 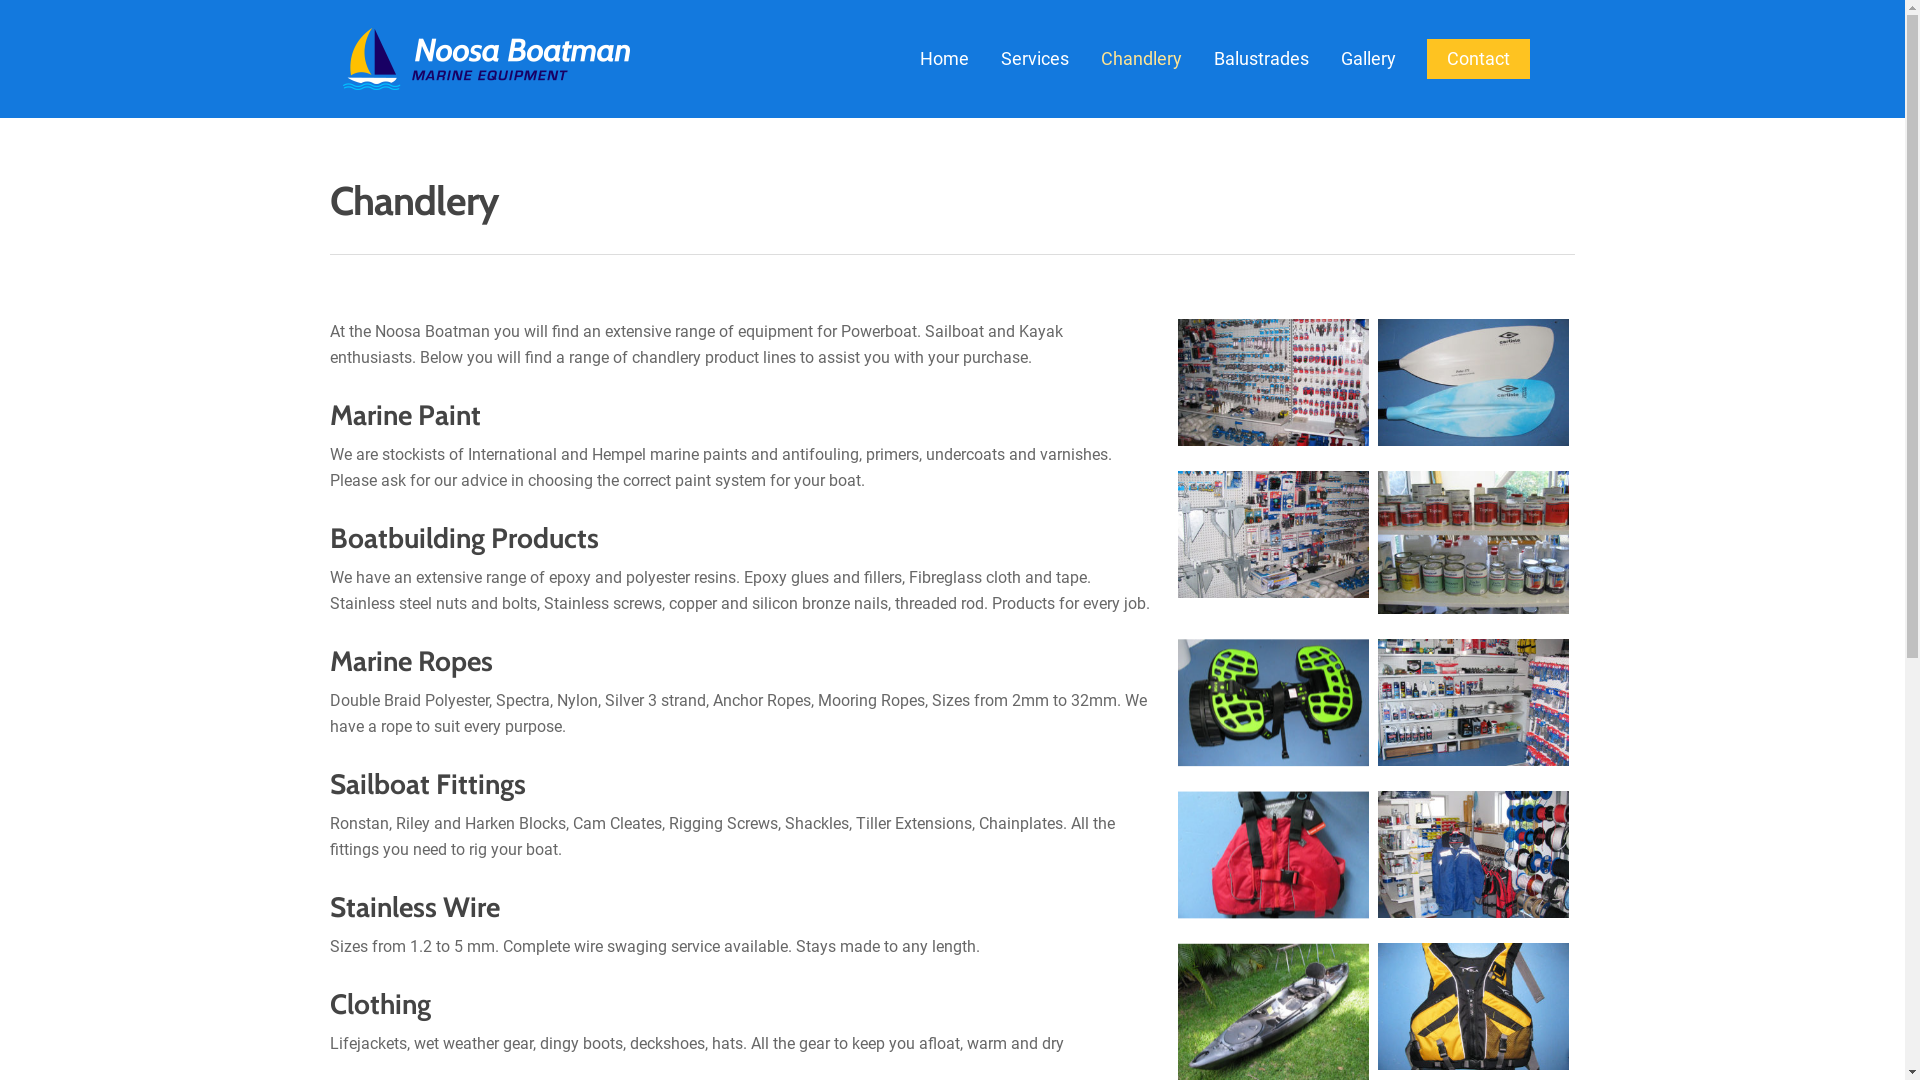 I want to click on 'Services', so click(x=1035, y=57).